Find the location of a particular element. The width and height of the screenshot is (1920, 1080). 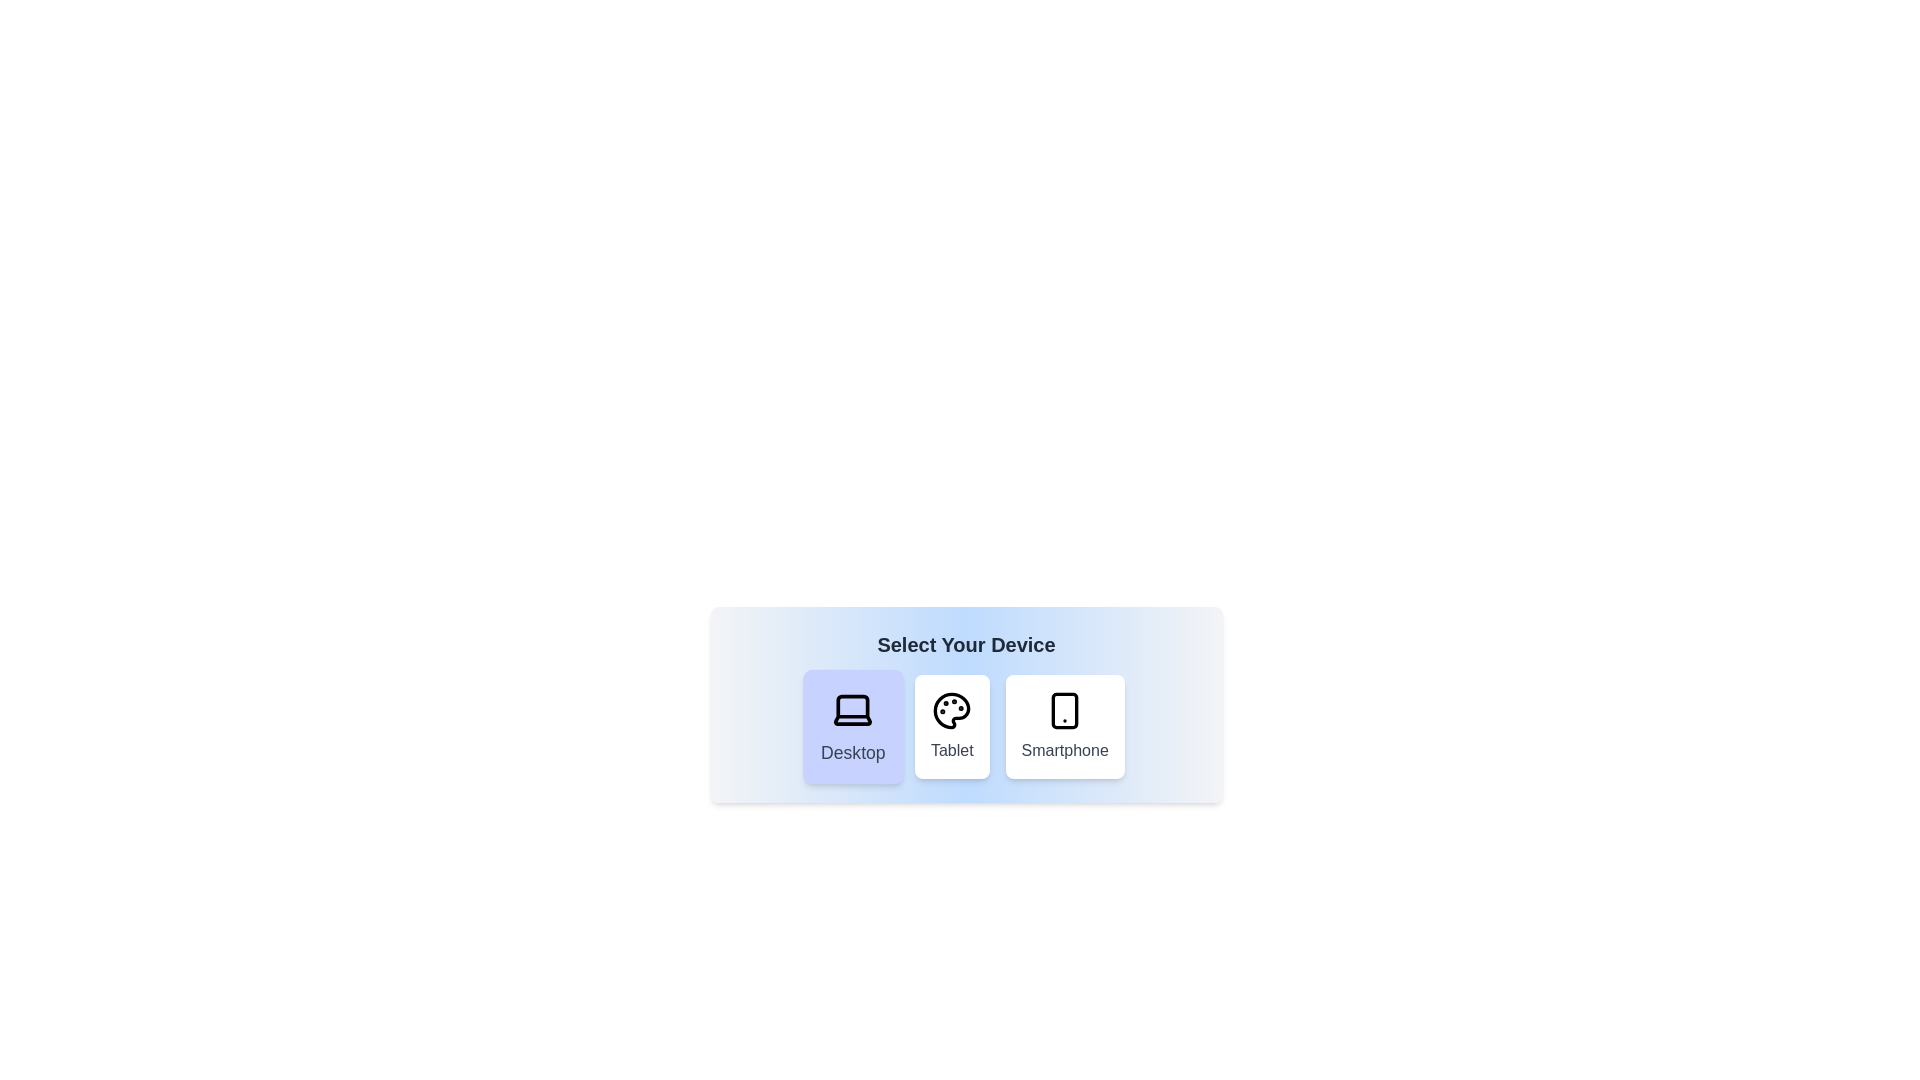

the 'Desktop' icon located in the first card under the heading 'Select Your Device', which visually represents the 'Desktop' option is located at coordinates (853, 708).